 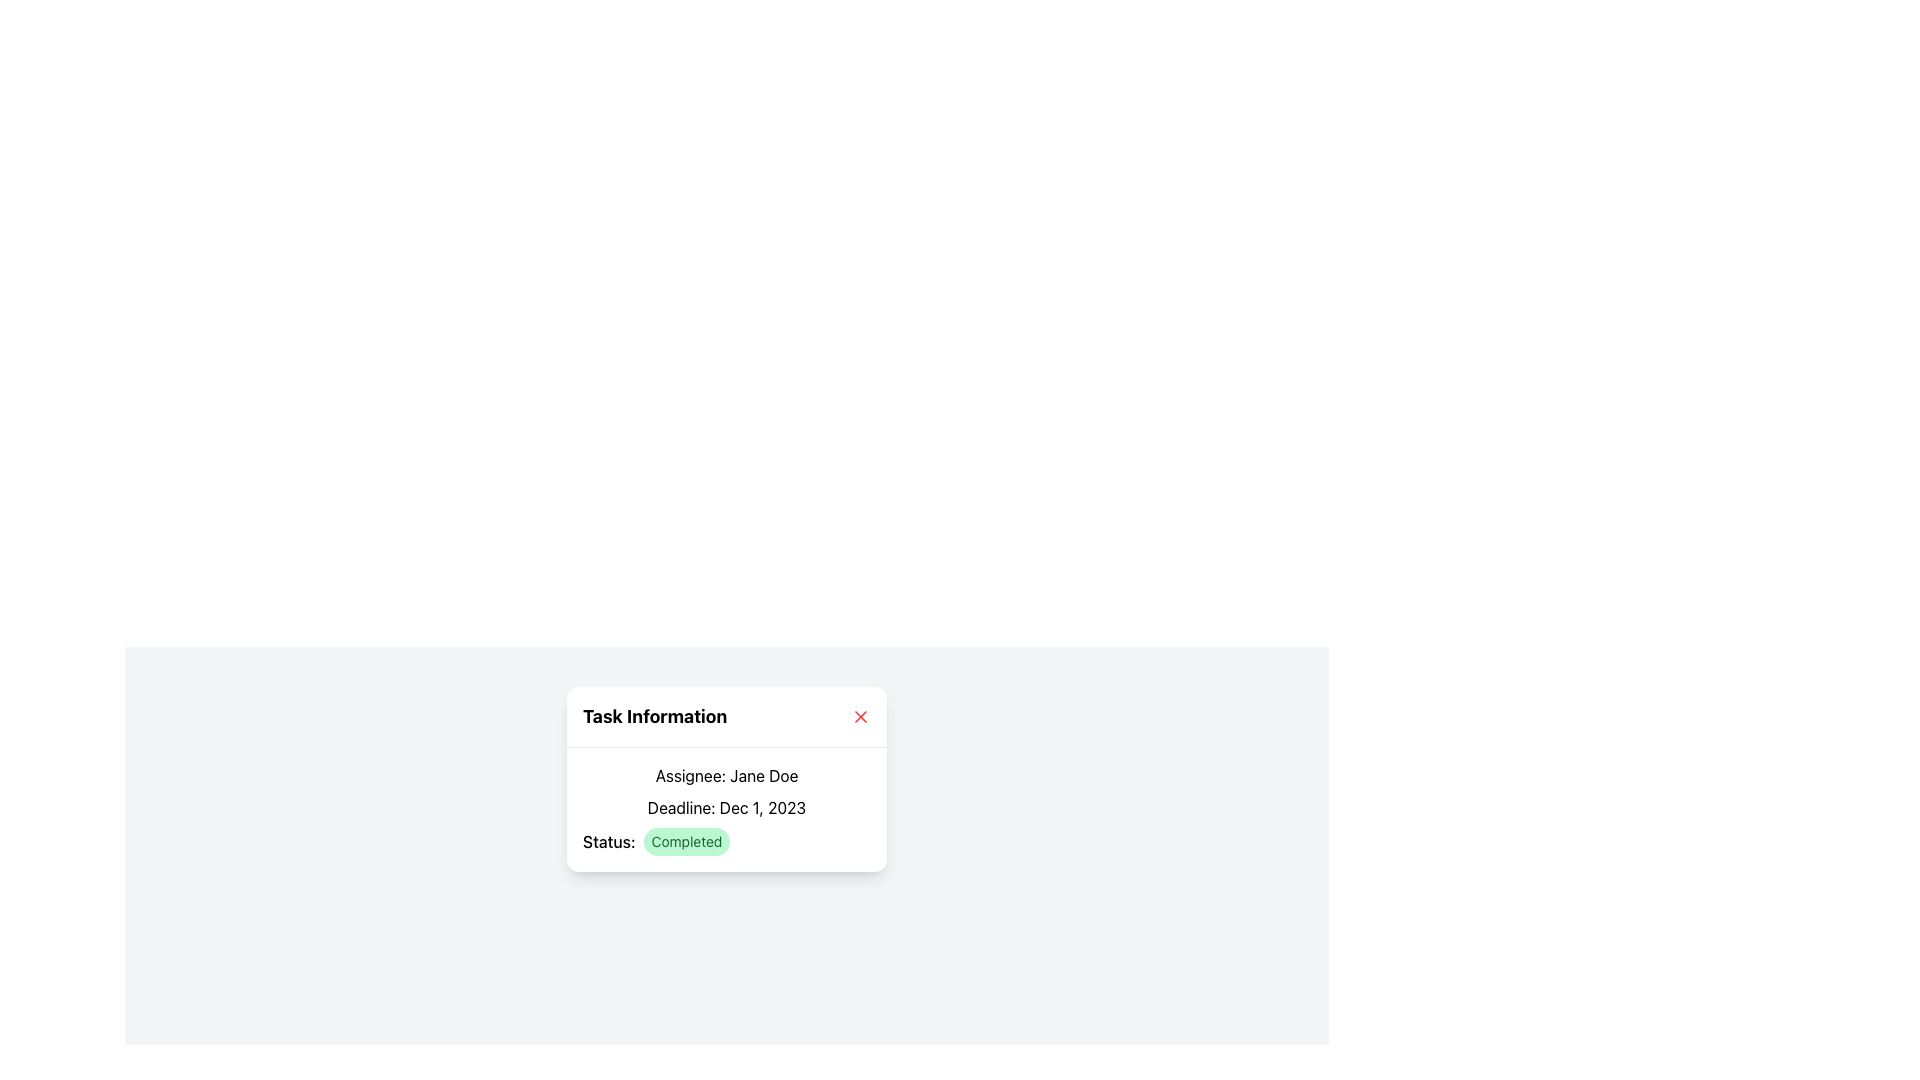 What do you see at coordinates (725, 774) in the screenshot?
I see `the non-interactive informational text label that displays the name of the person assigned to the task, located below the title 'Task Information'` at bounding box center [725, 774].